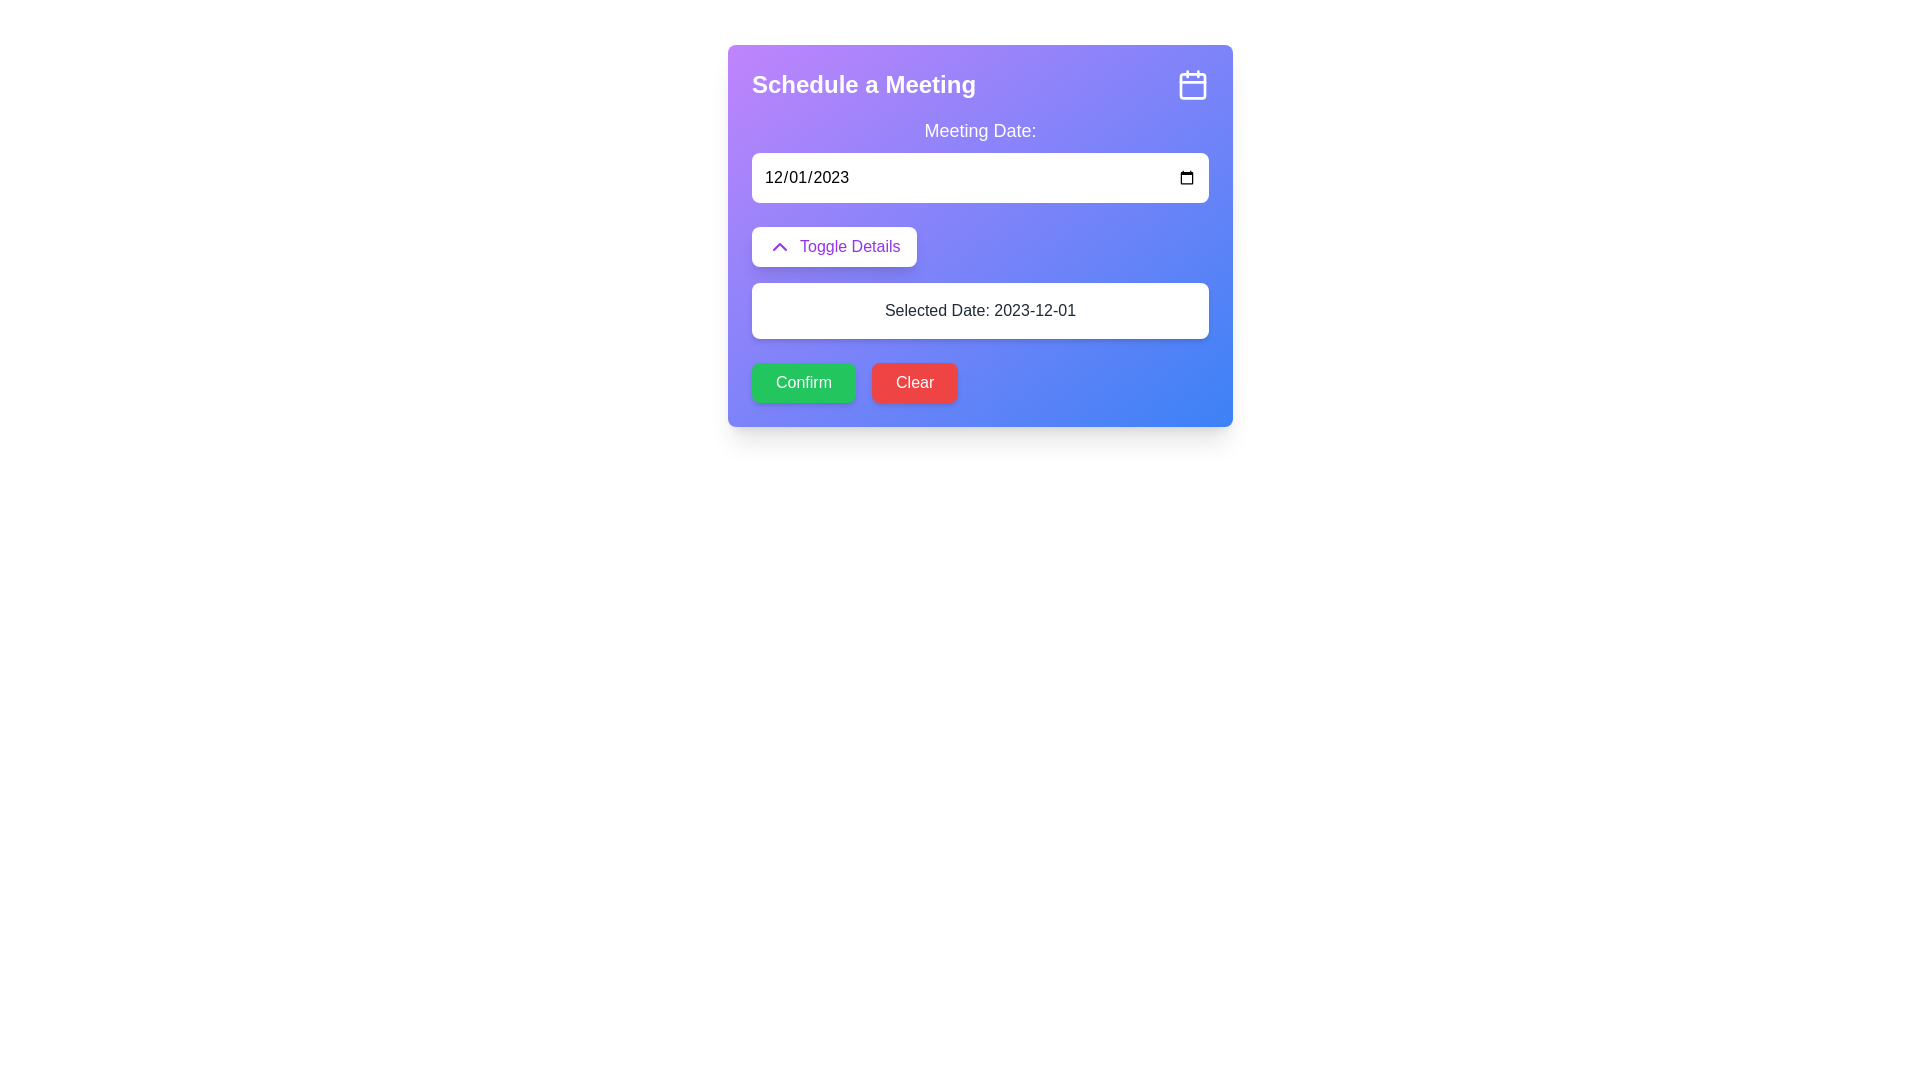  What do you see at coordinates (1193, 84) in the screenshot?
I see `the Decorative Background Component, which is a rectangular shape with rounded corners serving as the background for the calendar icon in the top-right corner of the 'Schedule a Meeting' modal dialogue box` at bounding box center [1193, 84].